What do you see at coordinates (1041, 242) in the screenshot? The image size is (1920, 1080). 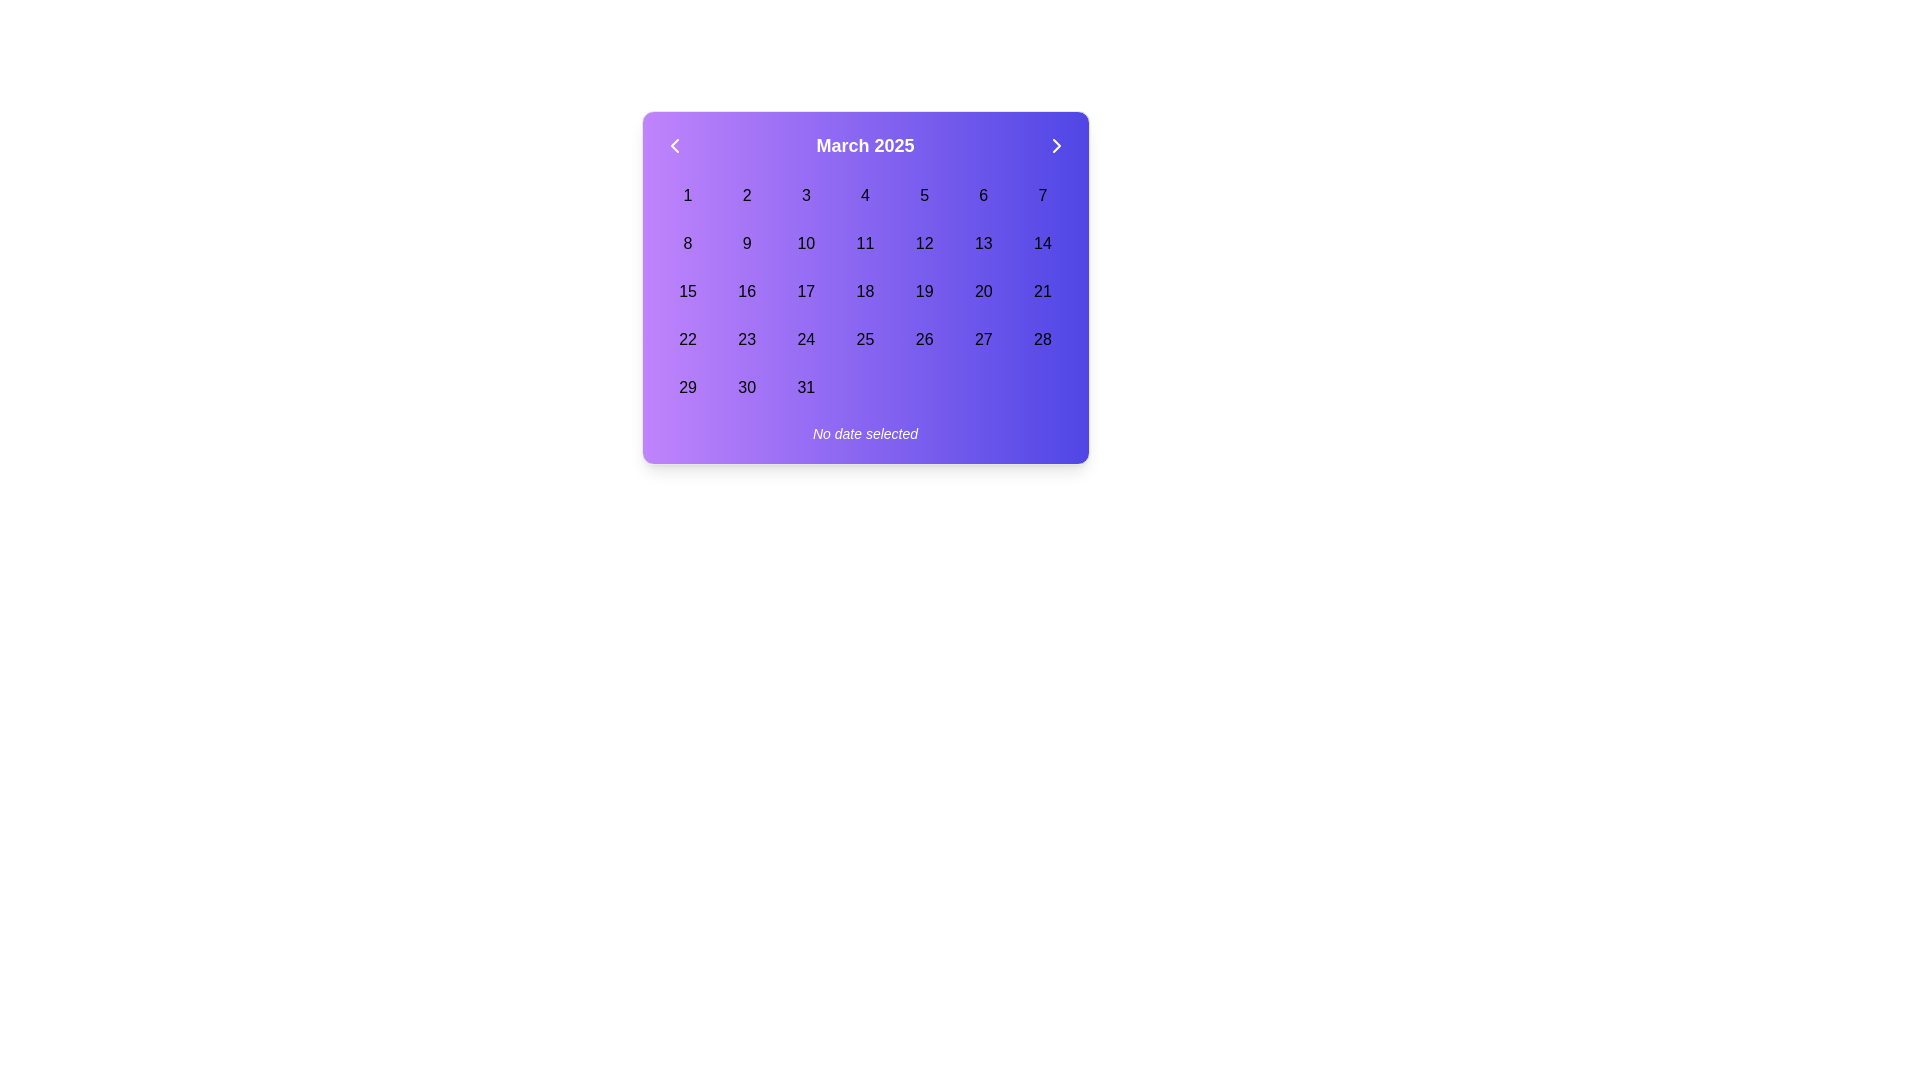 I see `the rounded Calendar date button labeled '14'` at bounding box center [1041, 242].